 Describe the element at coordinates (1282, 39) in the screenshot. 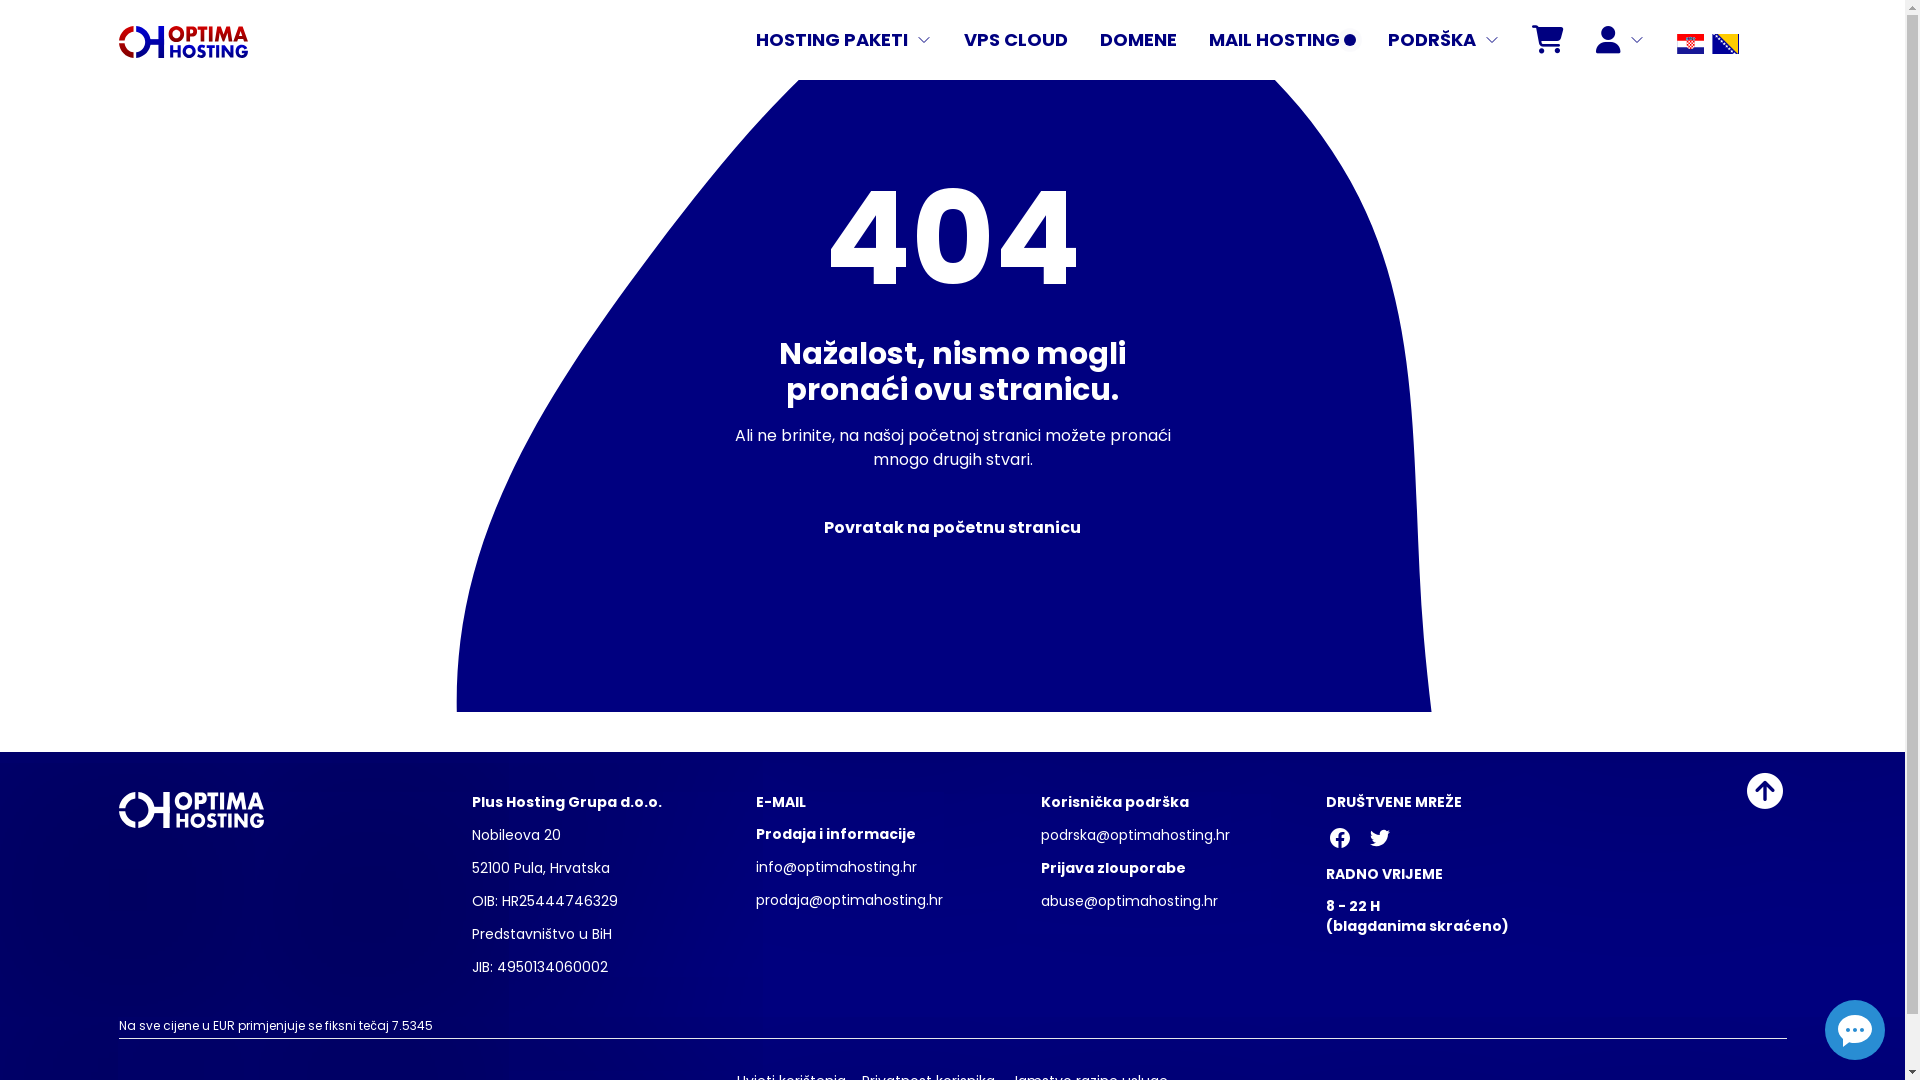

I see `'MAIL HOSTING'` at that location.